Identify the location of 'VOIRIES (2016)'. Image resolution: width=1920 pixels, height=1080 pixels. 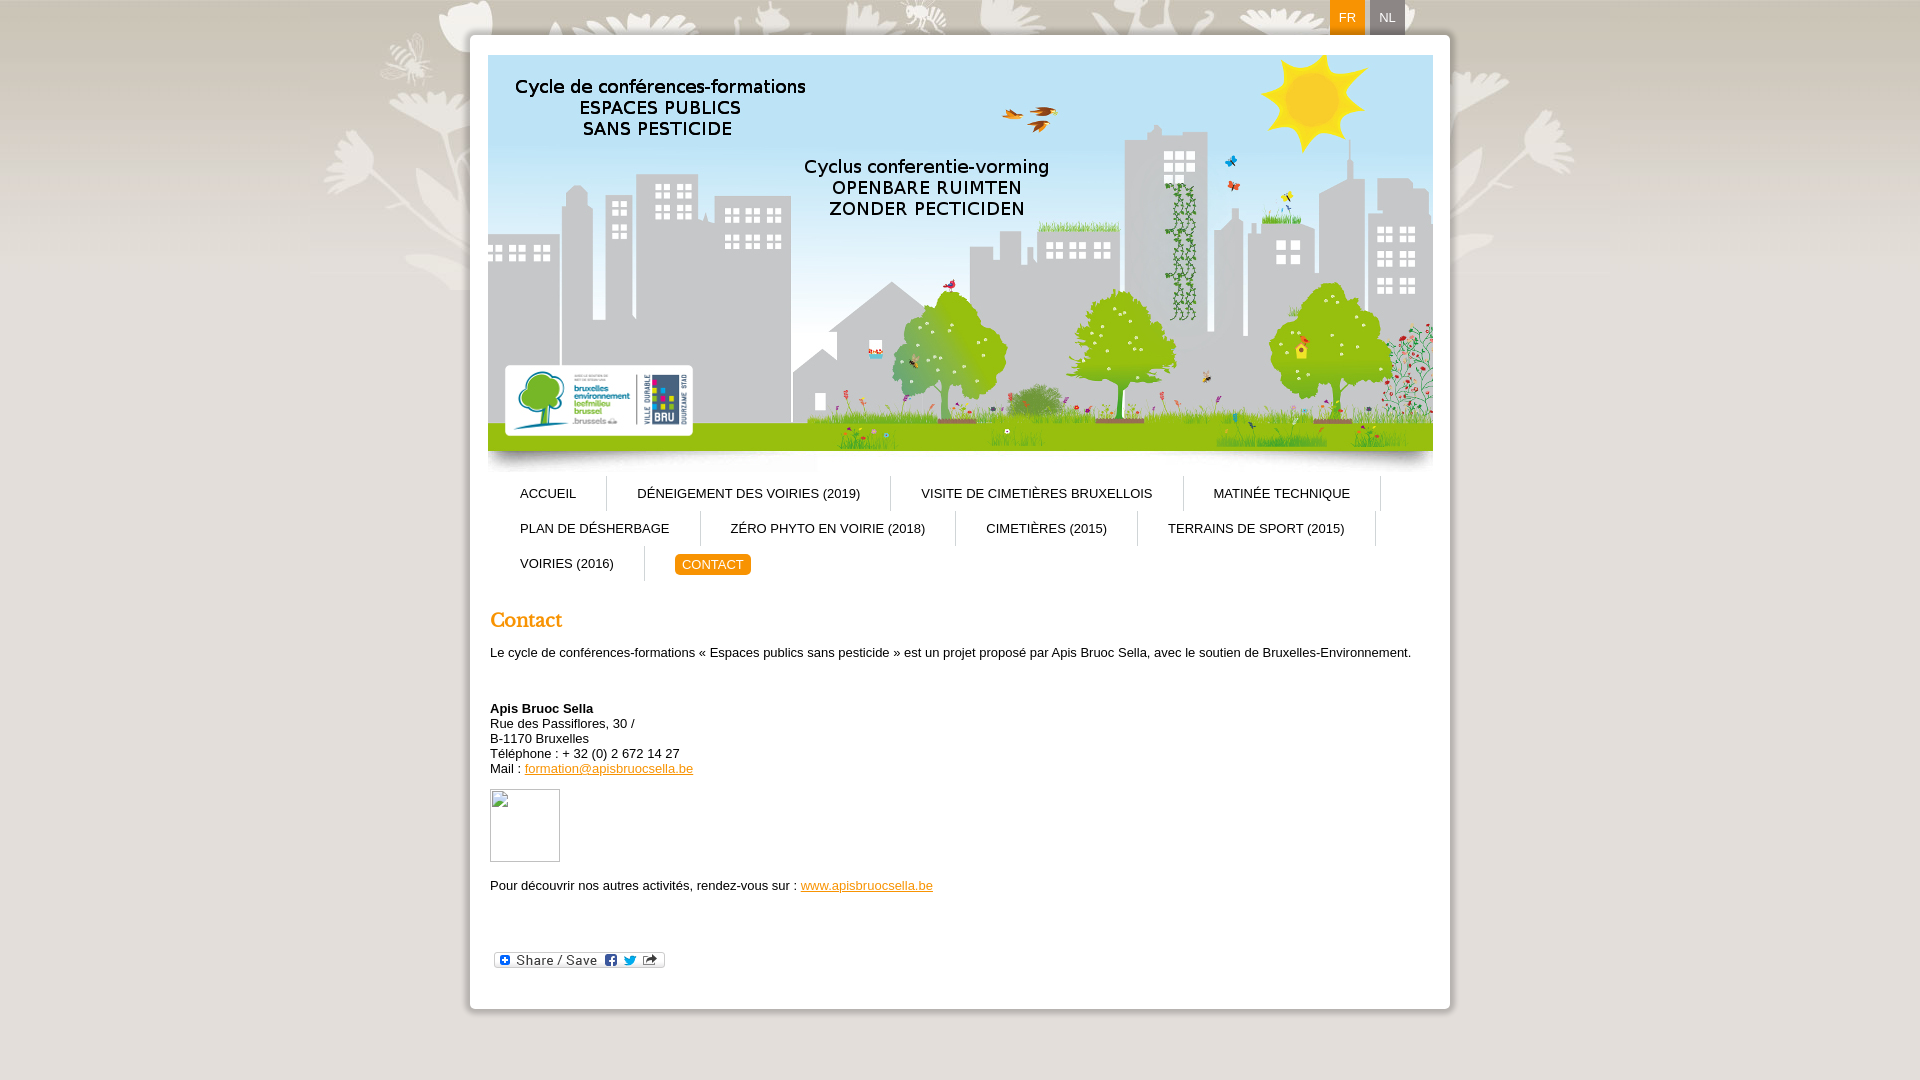
(565, 563).